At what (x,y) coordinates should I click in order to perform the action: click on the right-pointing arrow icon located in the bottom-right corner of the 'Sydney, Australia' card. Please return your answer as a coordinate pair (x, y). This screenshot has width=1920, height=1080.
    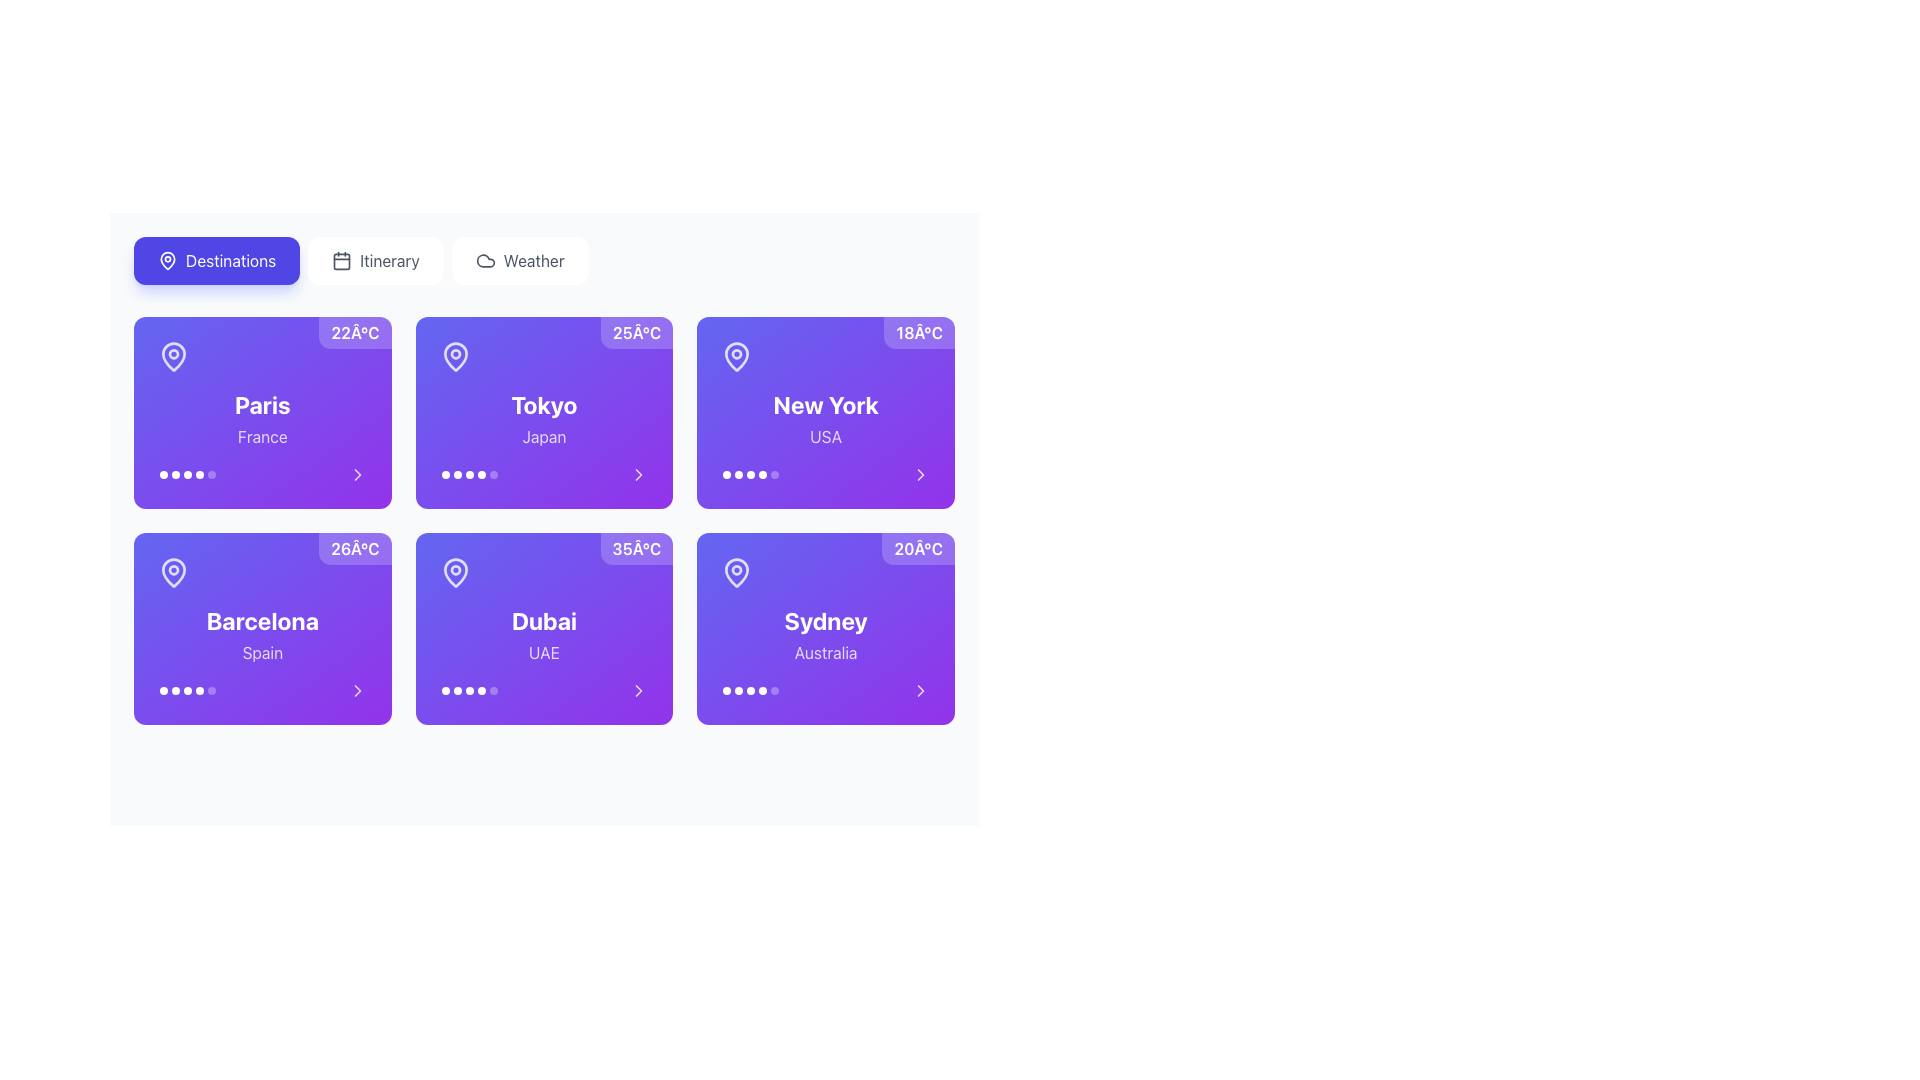
    Looking at the image, I should click on (920, 689).